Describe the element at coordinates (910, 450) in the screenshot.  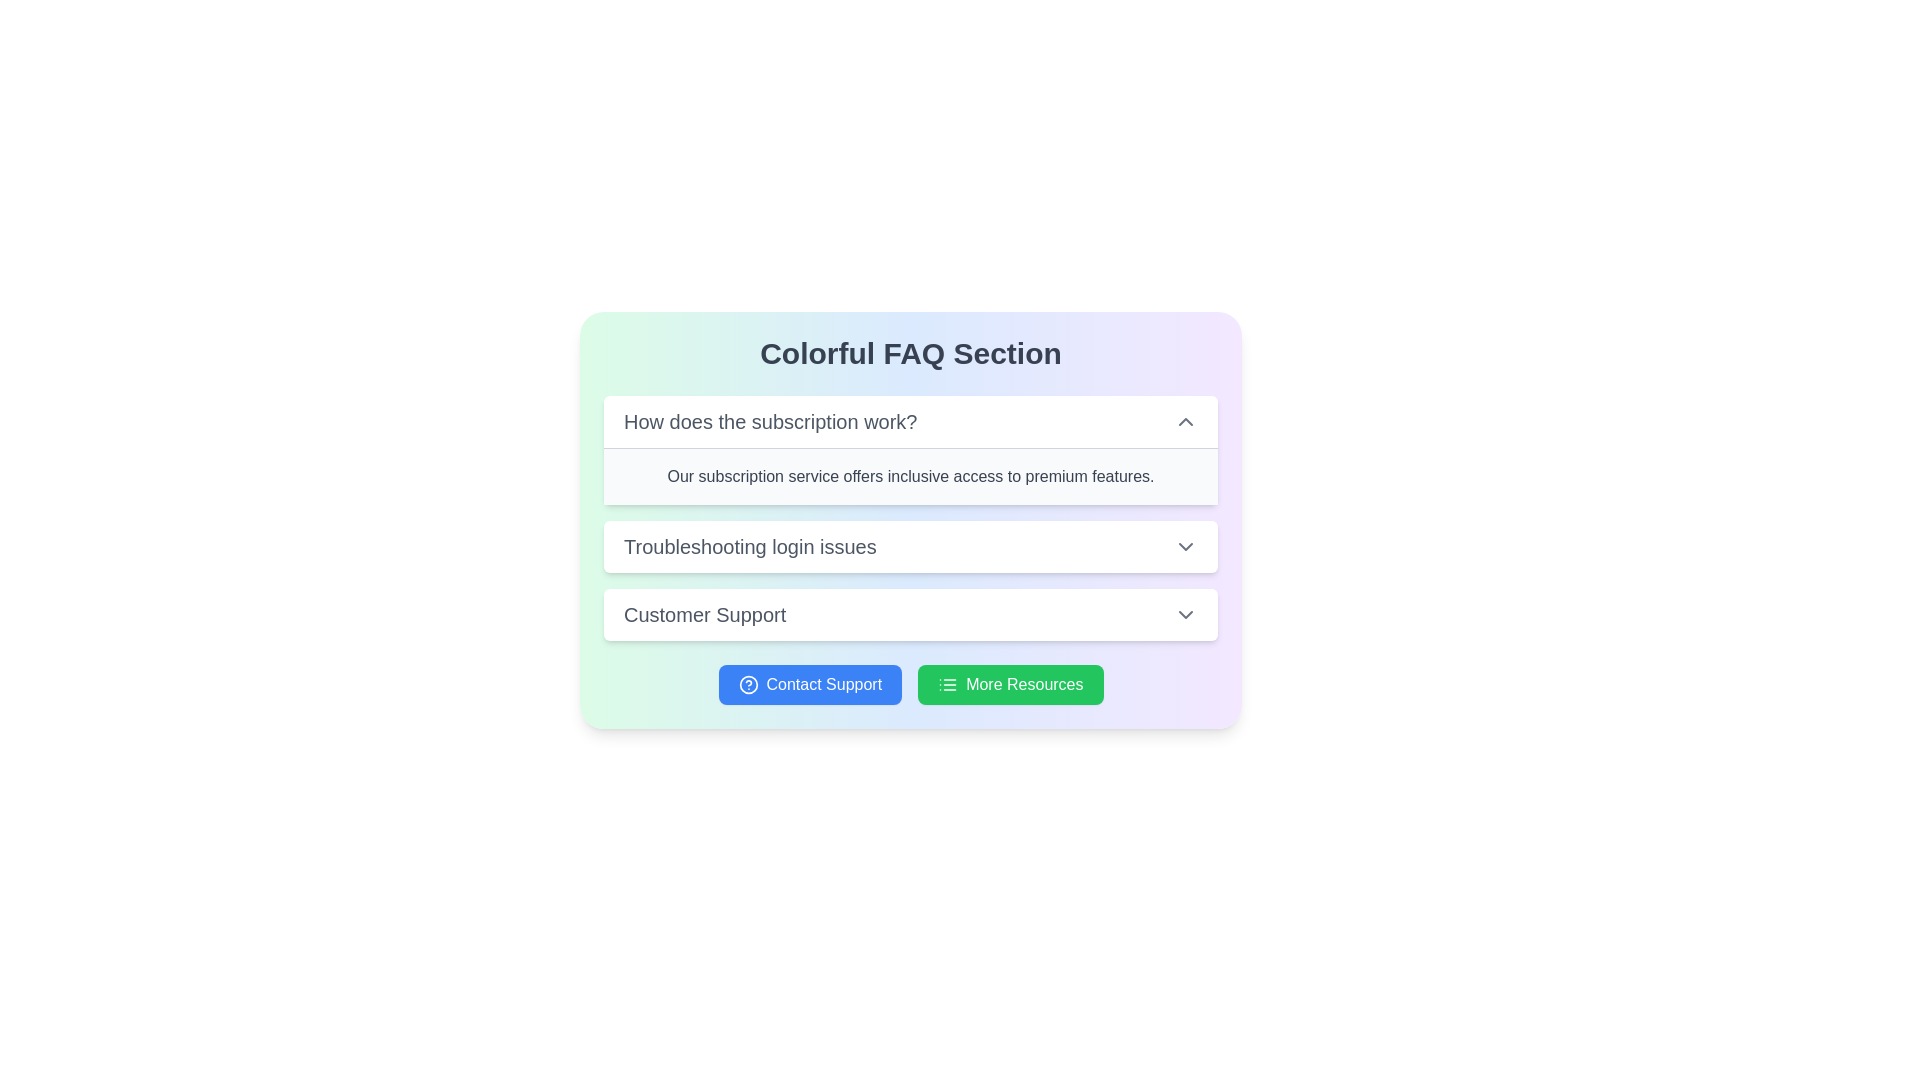
I see `the first Collapsible FAQ Item located in the Colorful FAQ Section` at that location.